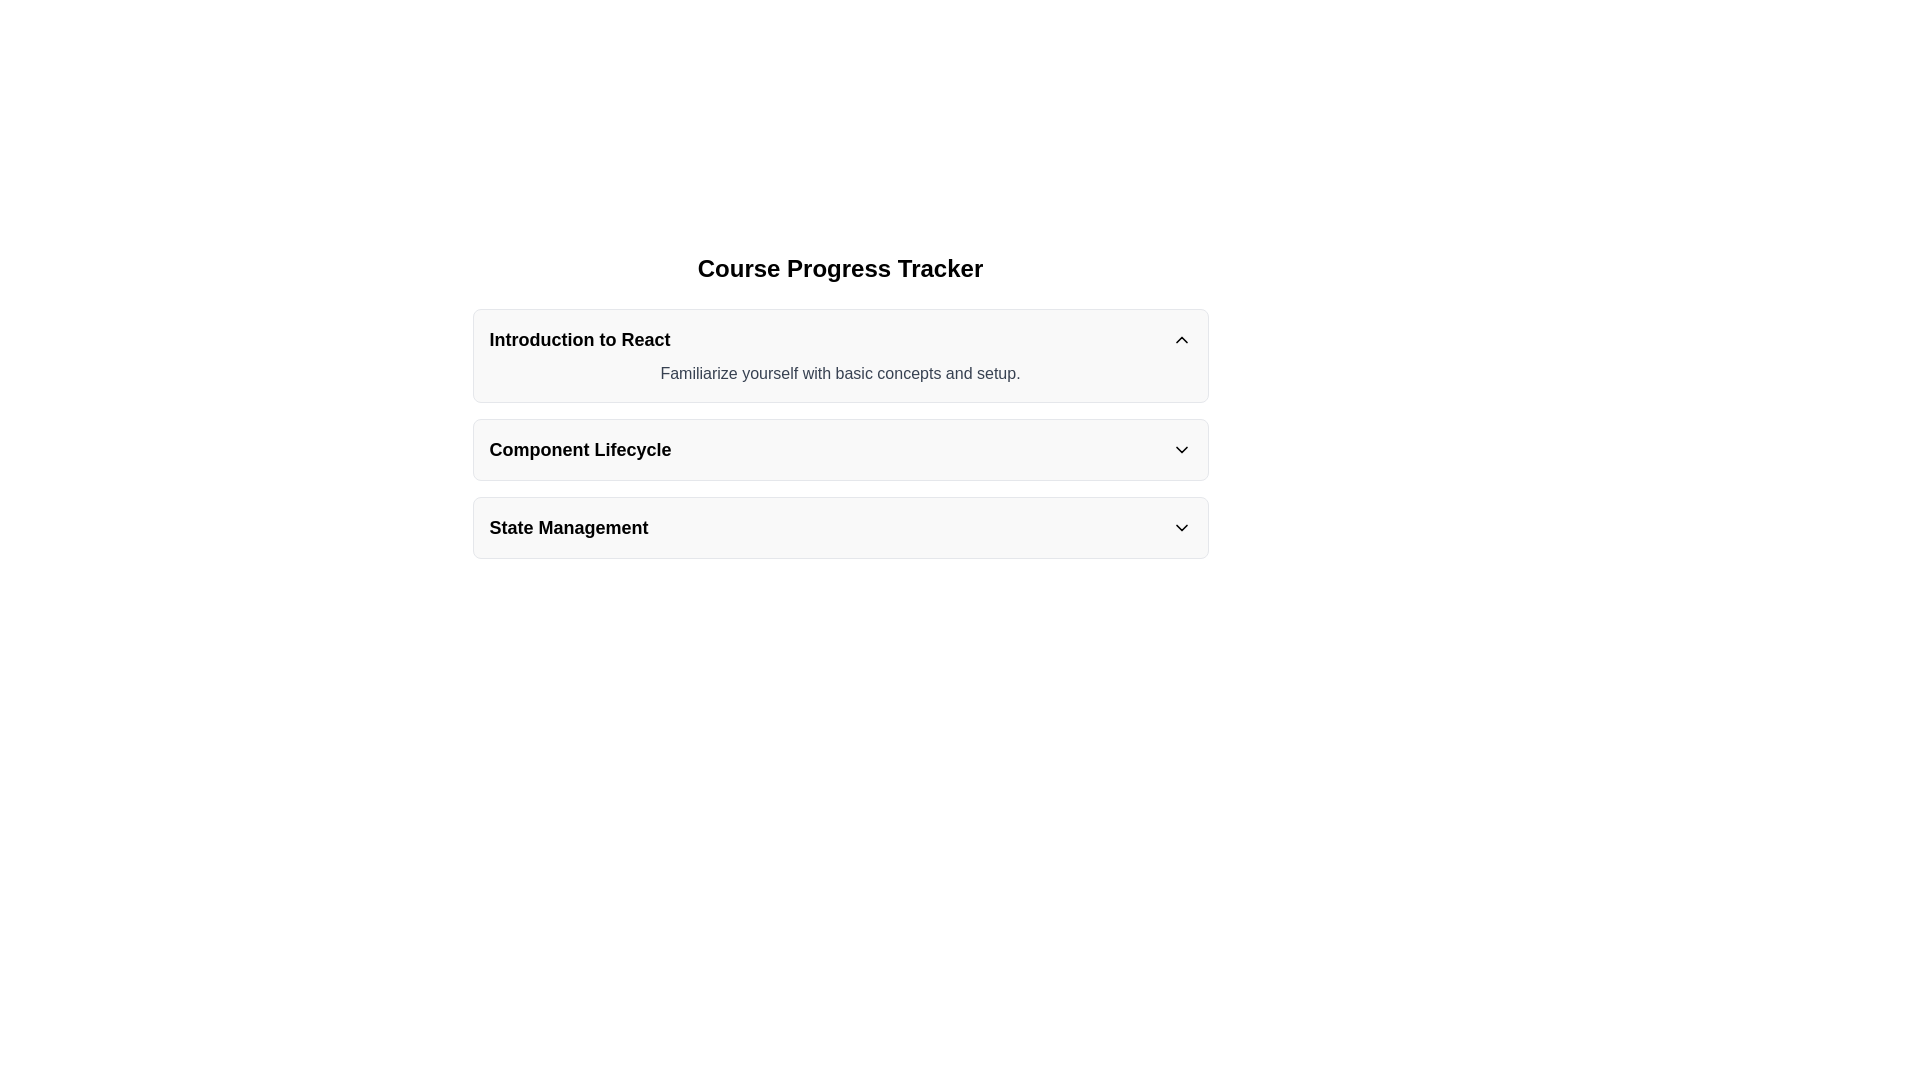 The width and height of the screenshot is (1920, 1080). I want to click on the upward chevron arrow icon next to the 'Introduction to React' text, so click(1181, 338).